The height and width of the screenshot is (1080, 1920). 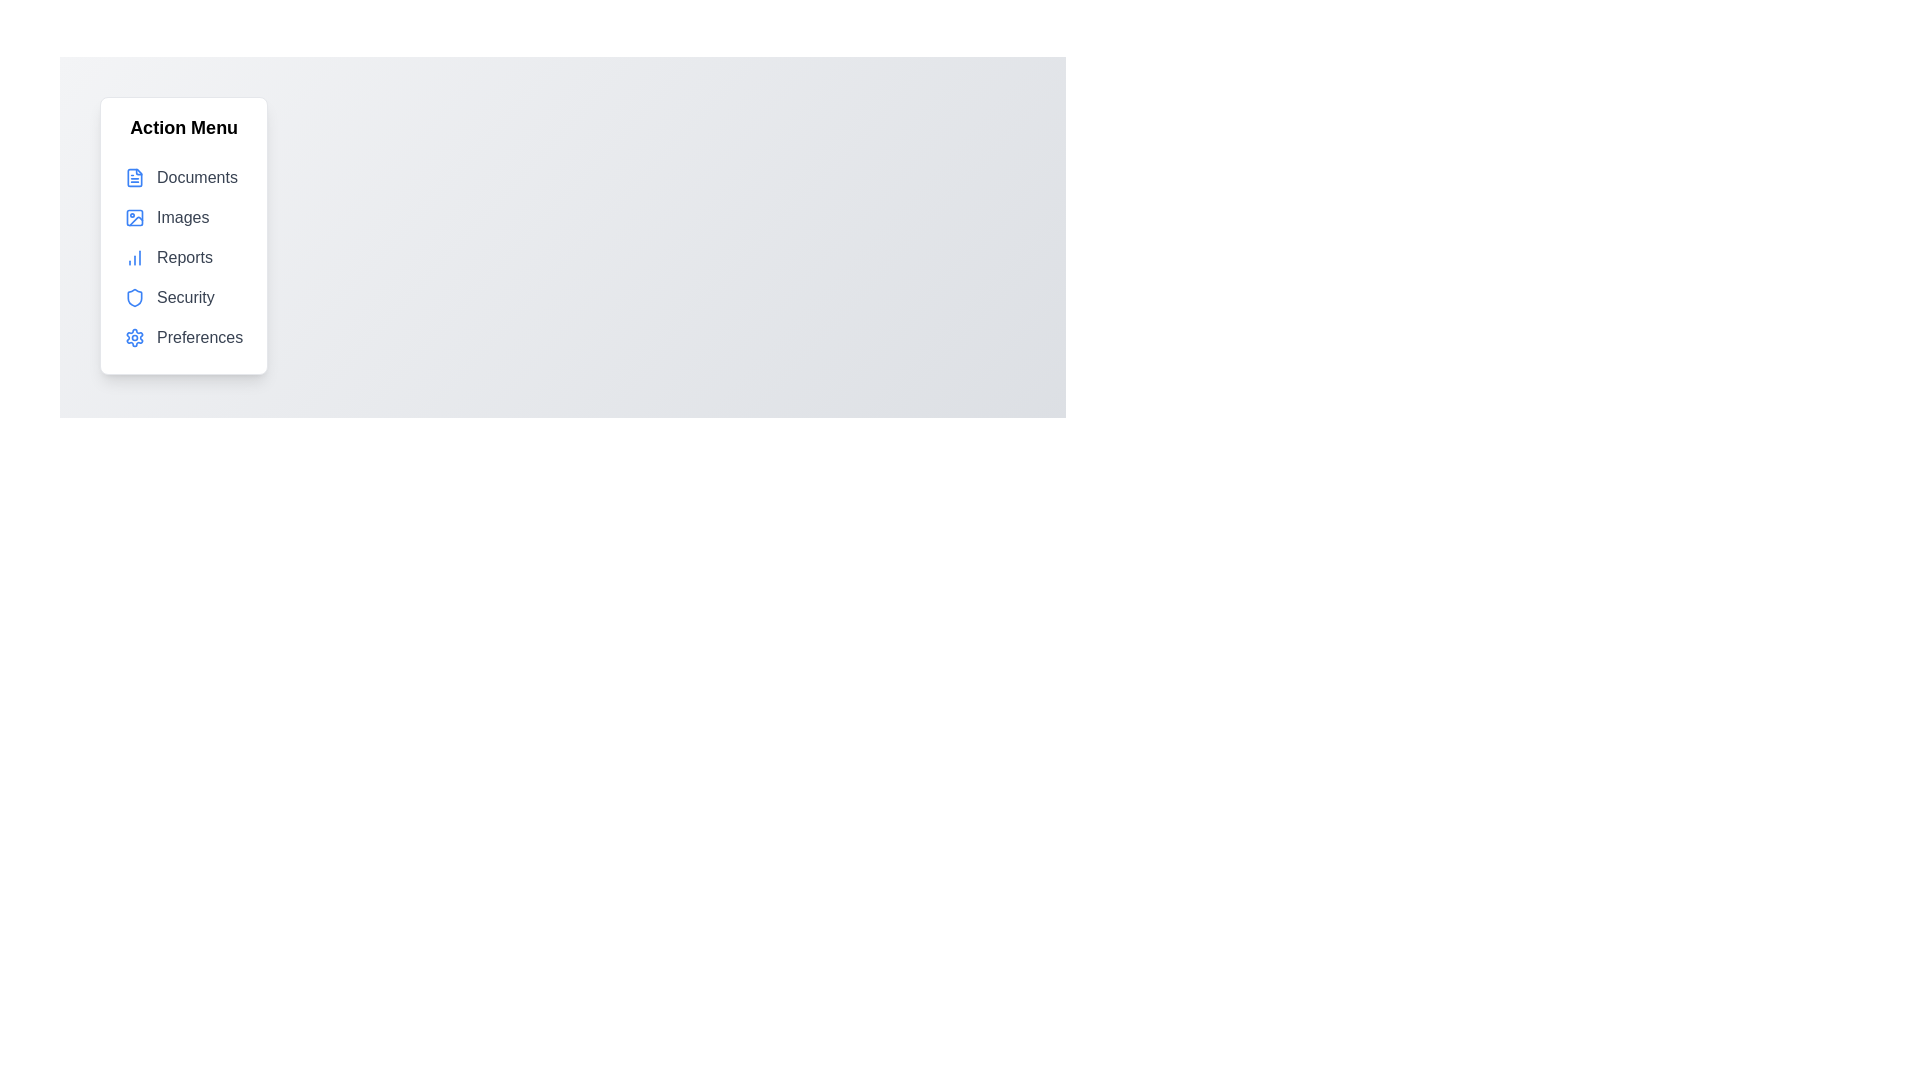 I want to click on the icon corresponding to Preferences in the action menu, so click(x=133, y=337).